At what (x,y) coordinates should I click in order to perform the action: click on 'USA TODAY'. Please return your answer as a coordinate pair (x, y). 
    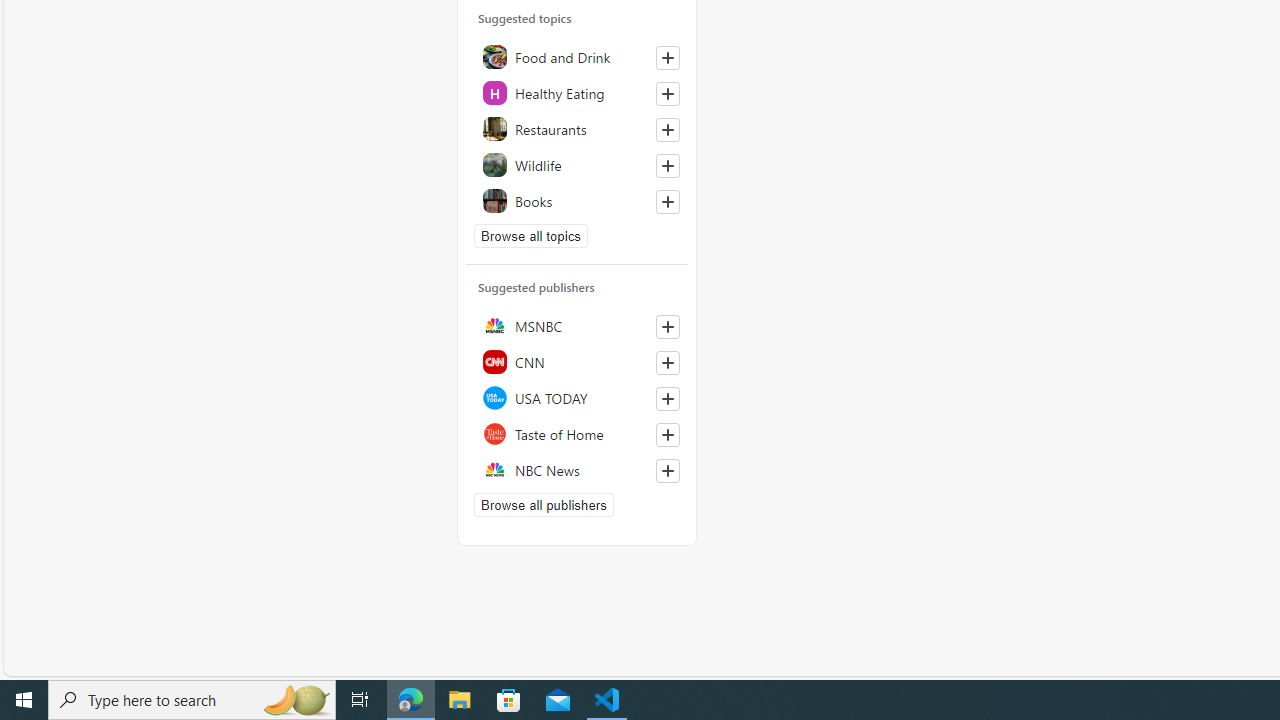
    Looking at the image, I should click on (576, 397).